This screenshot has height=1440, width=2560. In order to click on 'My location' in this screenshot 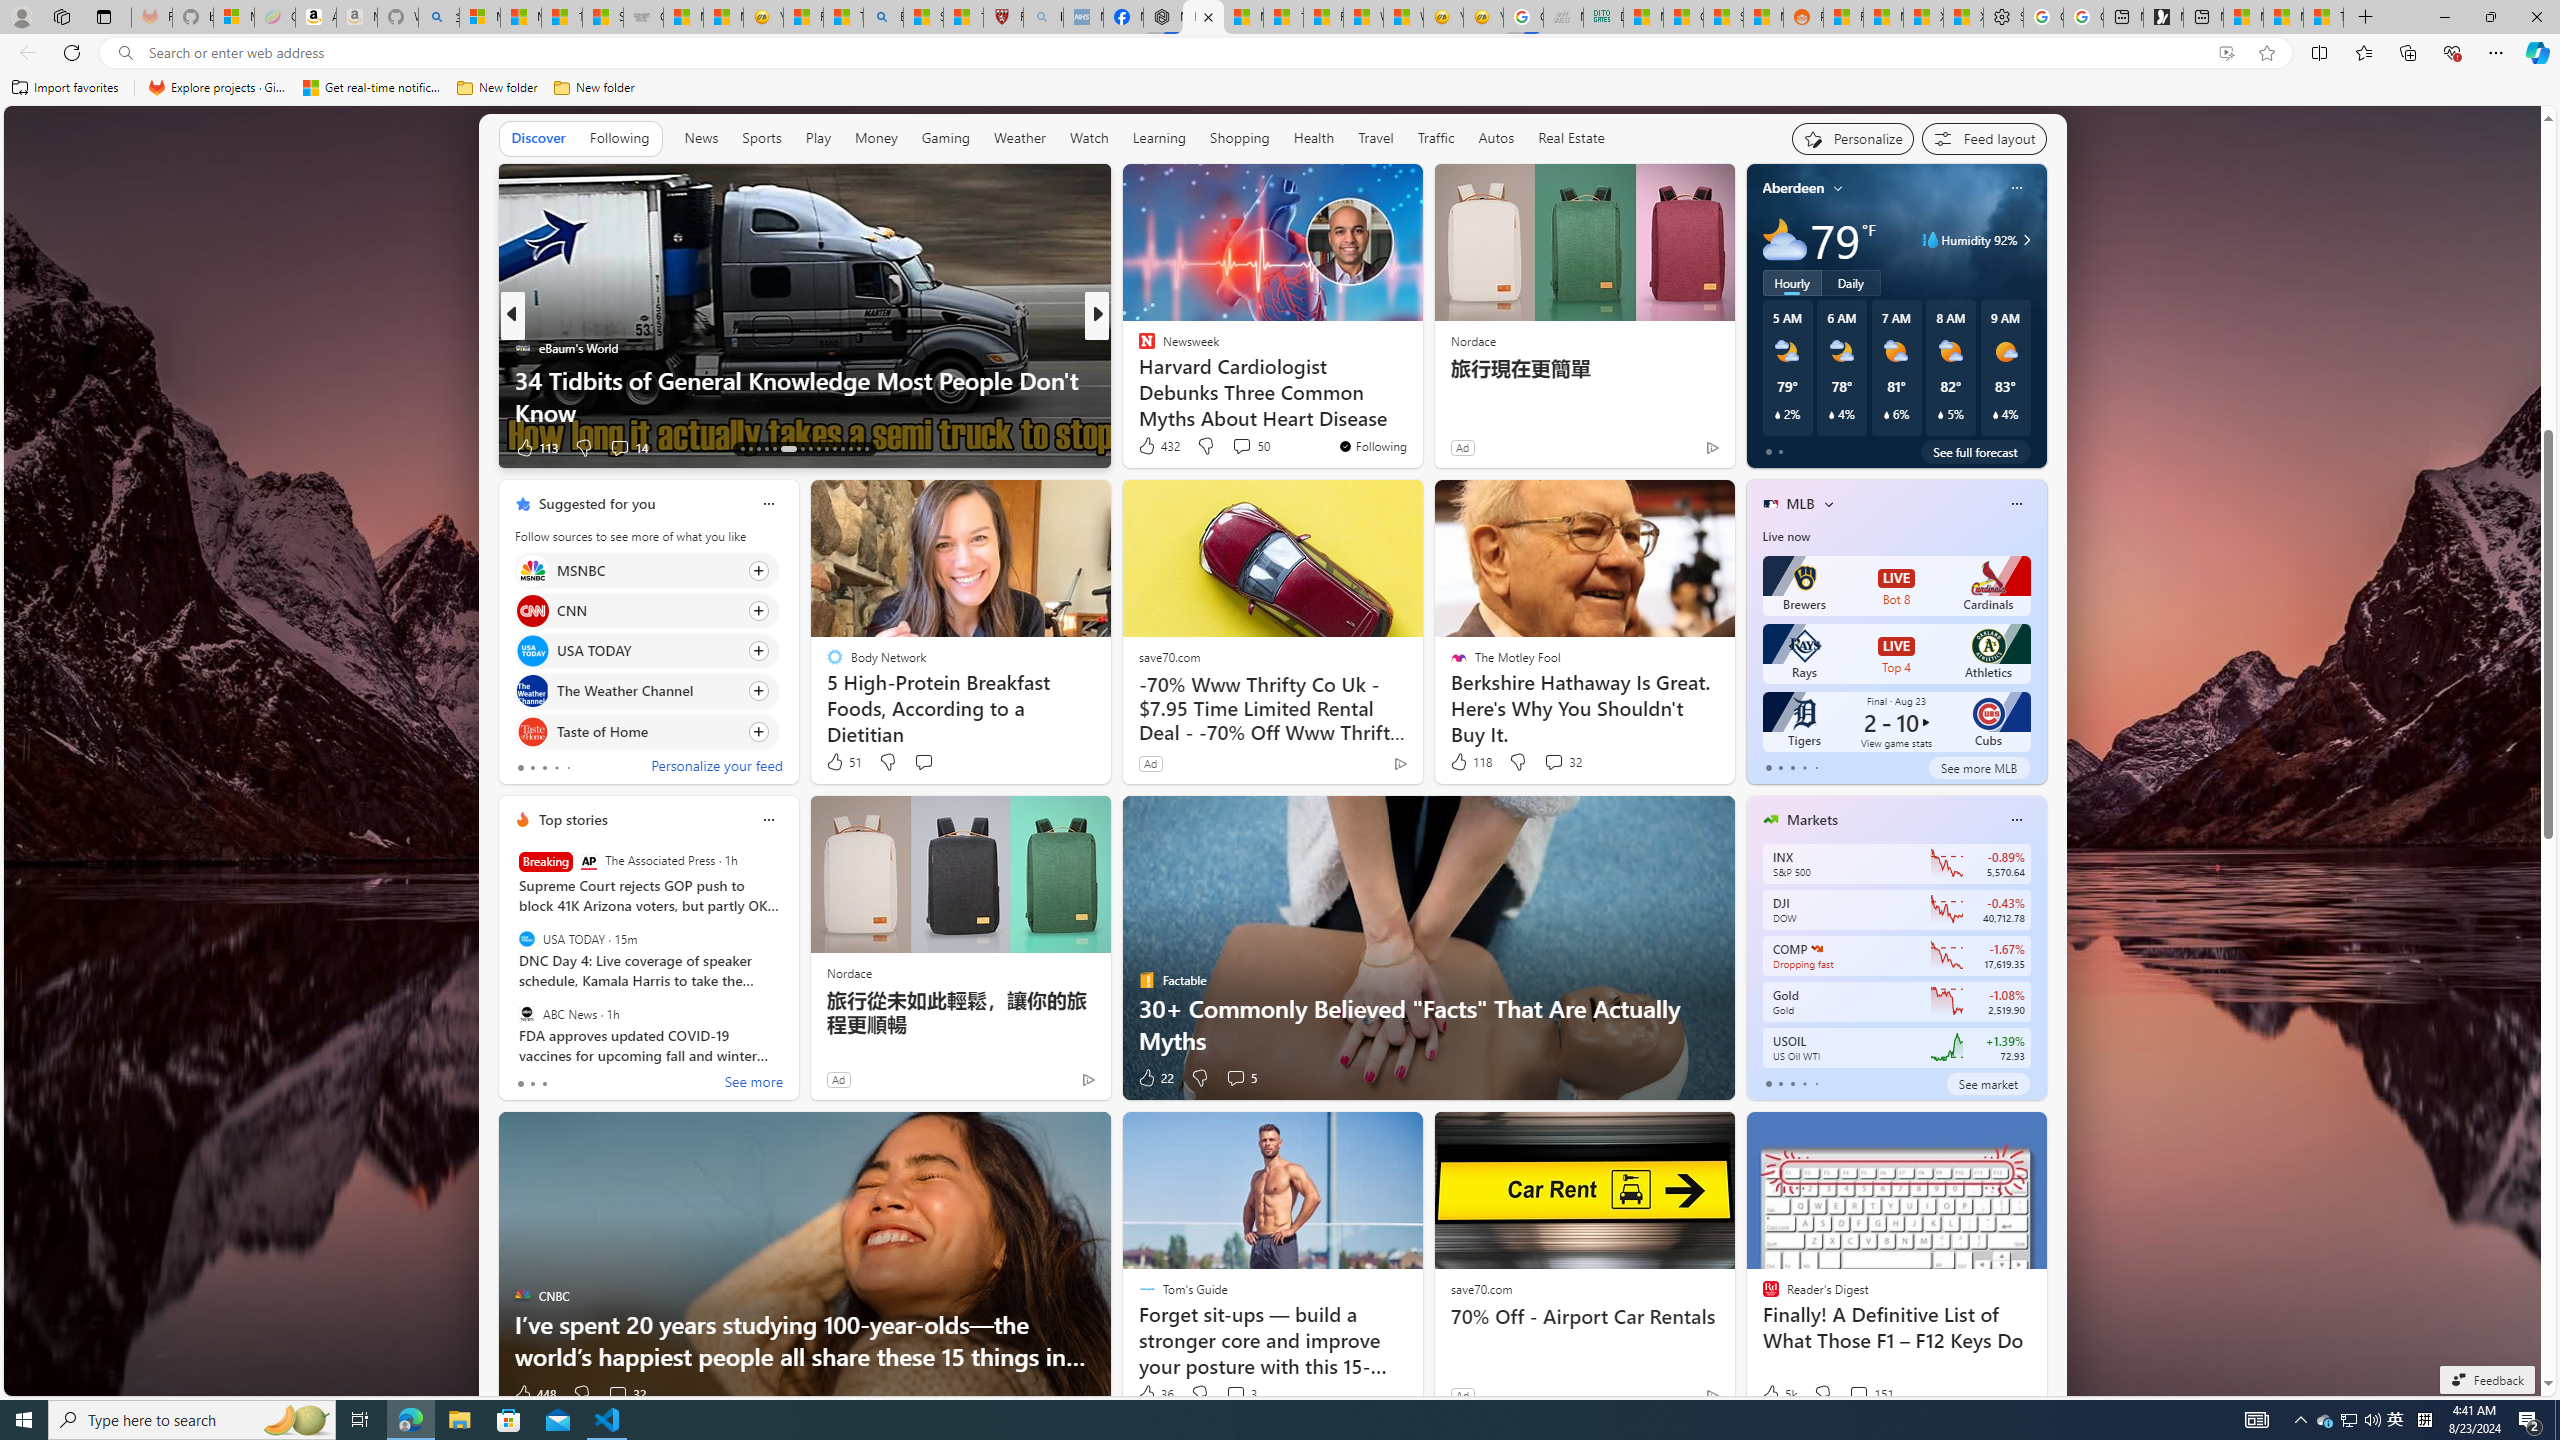, I will do `click(1838, 187)`.